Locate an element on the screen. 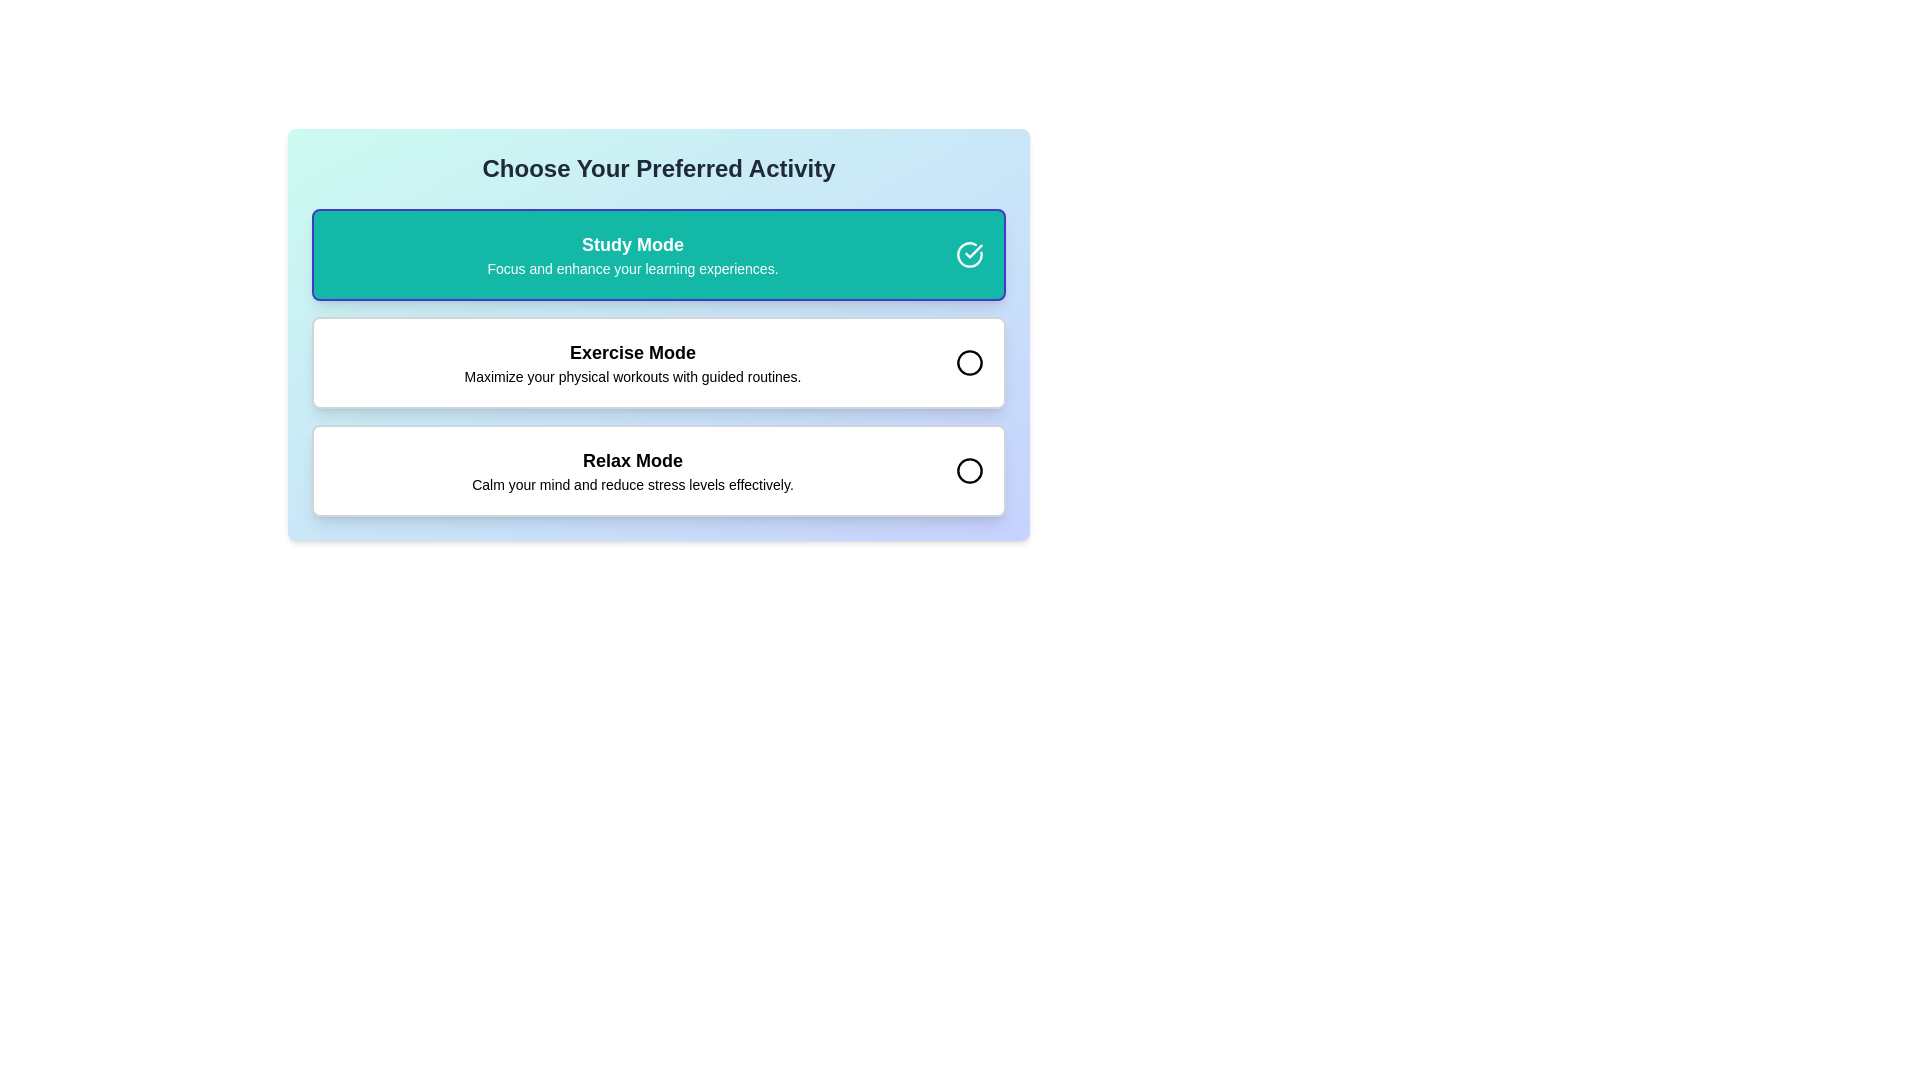 The width and height of the screenshot is (1920, 1080). the circular graphic or icon with a black outline located to the right of the text 'Exercise Mode' in the middle option of a vertically stacked selection interface is located at coordinates (969, 362).